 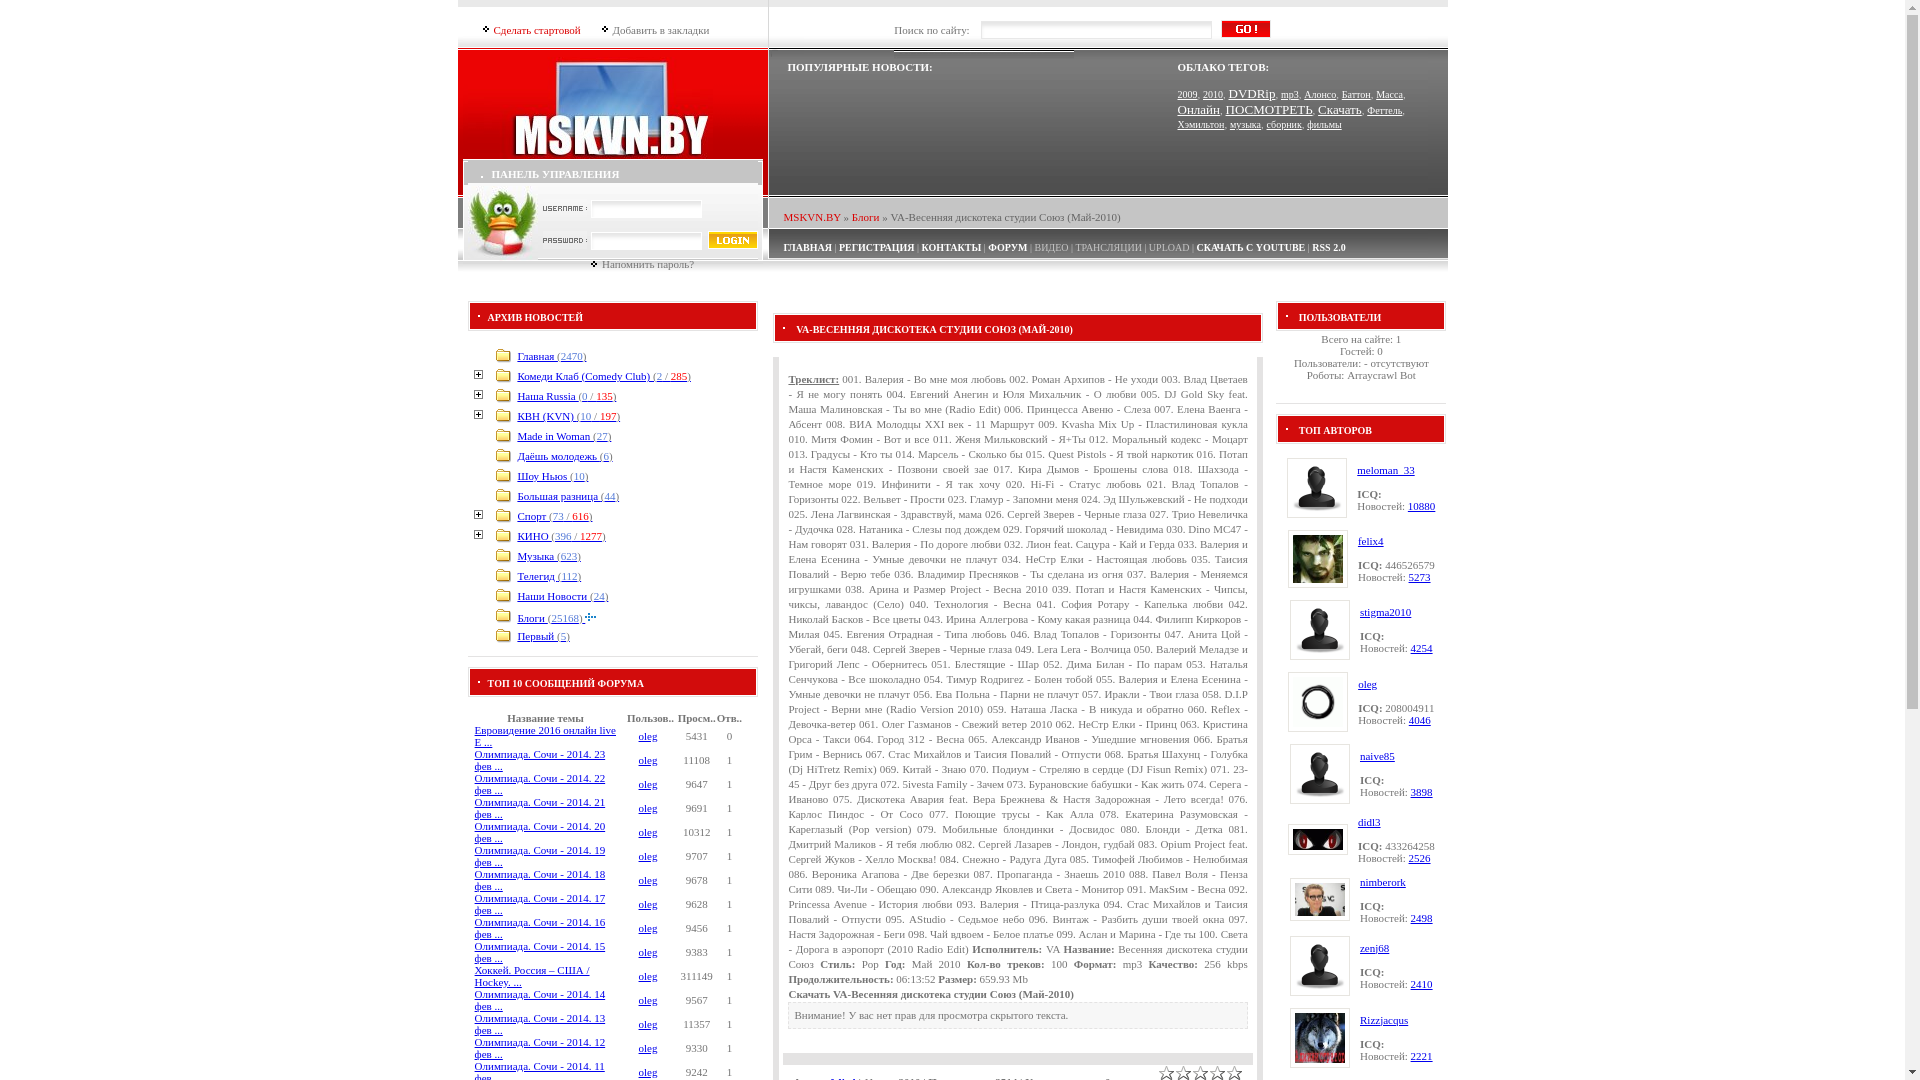 What do you see at coordinates (1382, 1019) in the screenshot?
I see `'Rizzjacqus'` at bounding box center [1382, 1019].